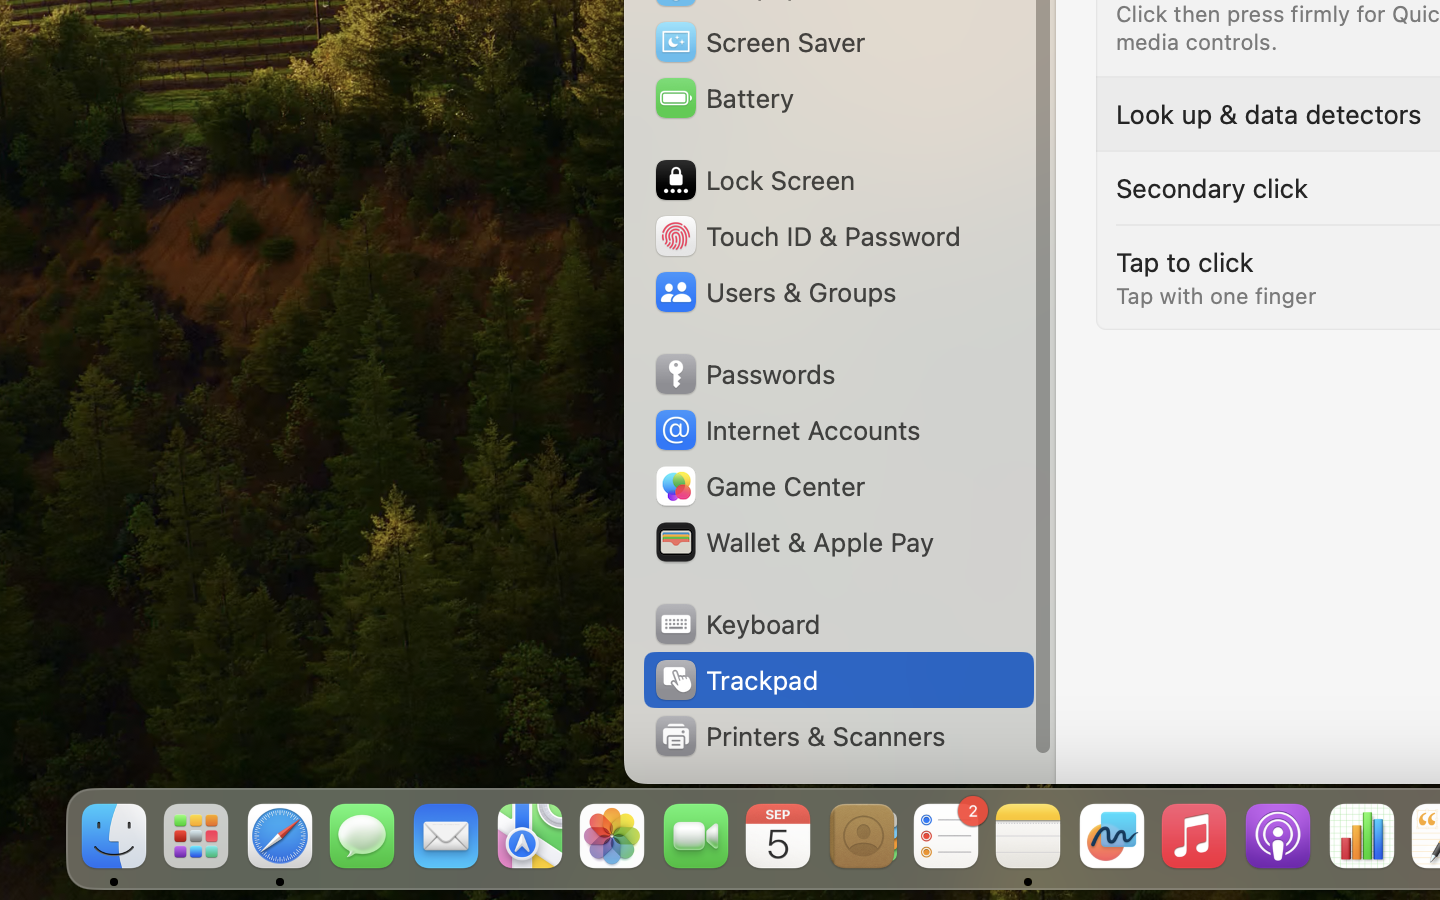 This screenshot has width=1440, height=900. Describe the element at coordinates (1211, 188) in the screenshot. I see `'Secondary click'` at that location.